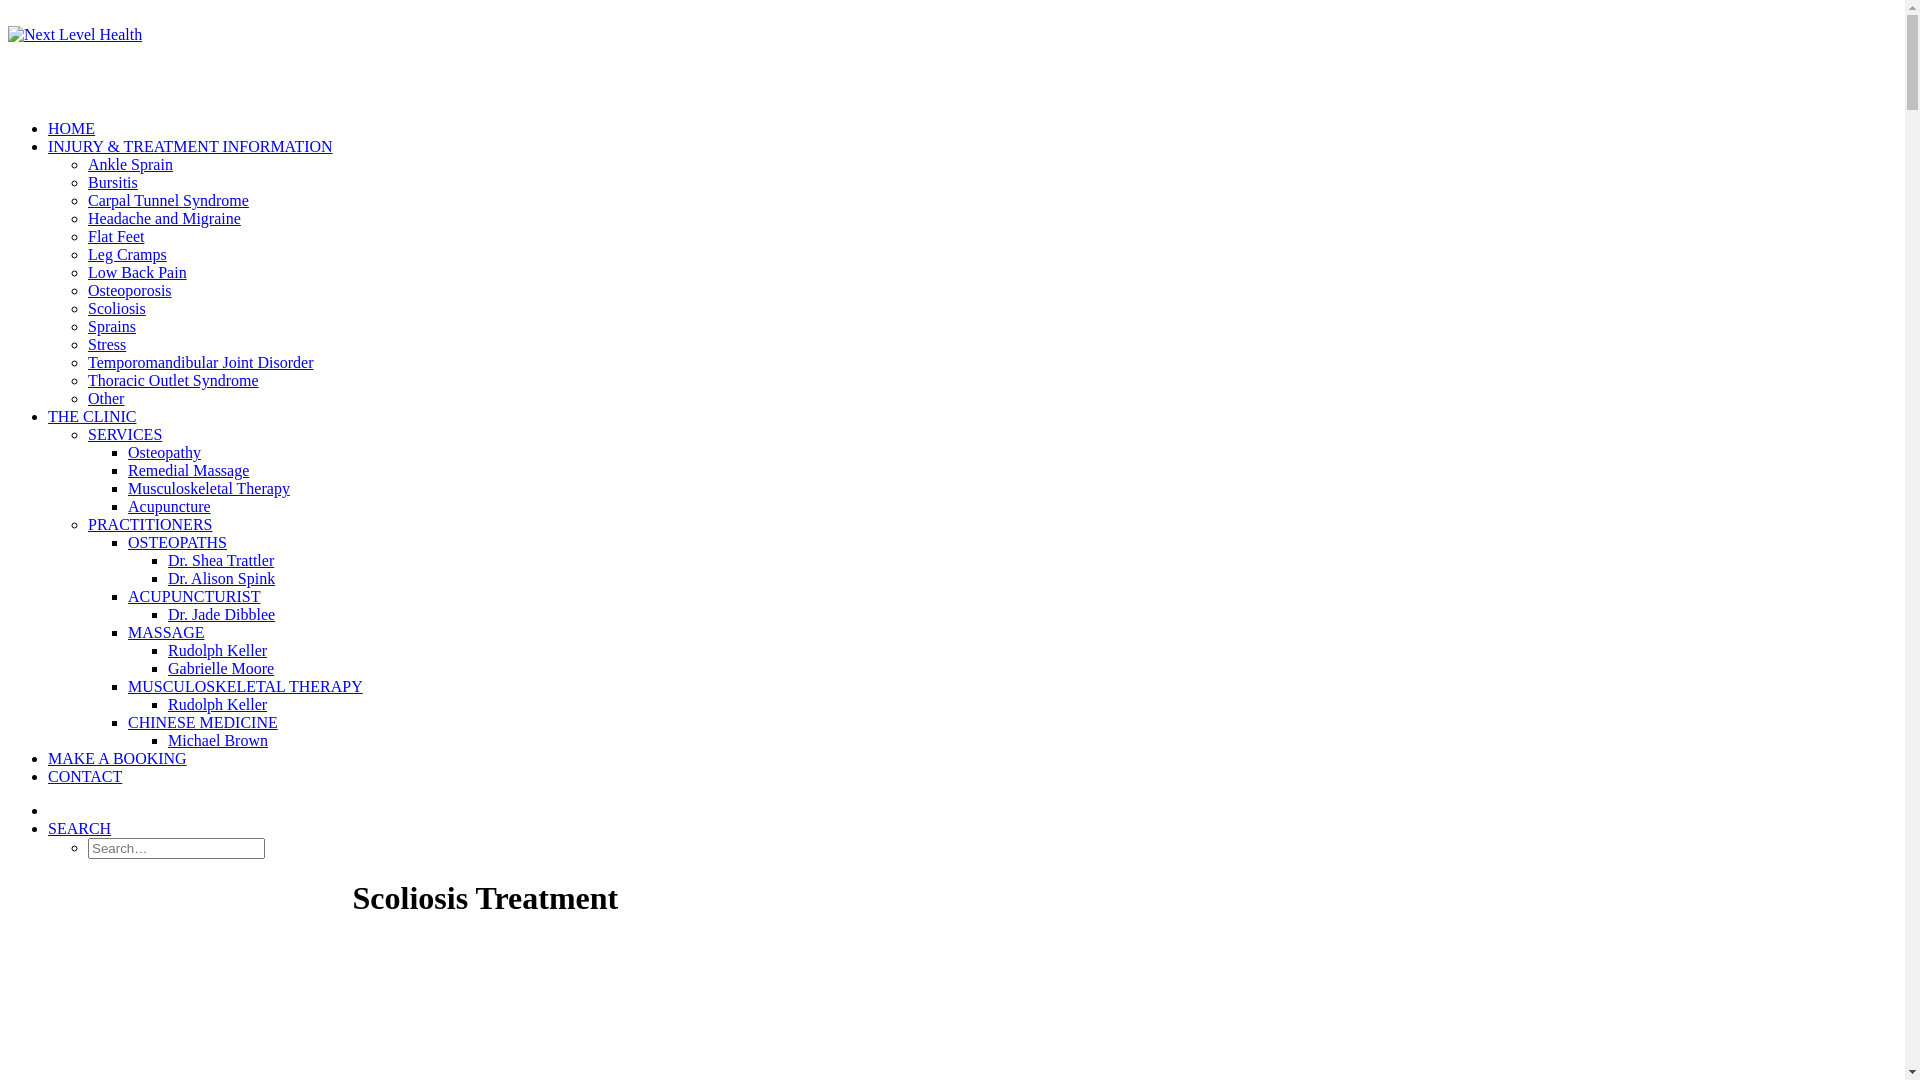 This screenshot has height=1080, width=1920. I want to click on 'Acupuncture', so click(169, 505).